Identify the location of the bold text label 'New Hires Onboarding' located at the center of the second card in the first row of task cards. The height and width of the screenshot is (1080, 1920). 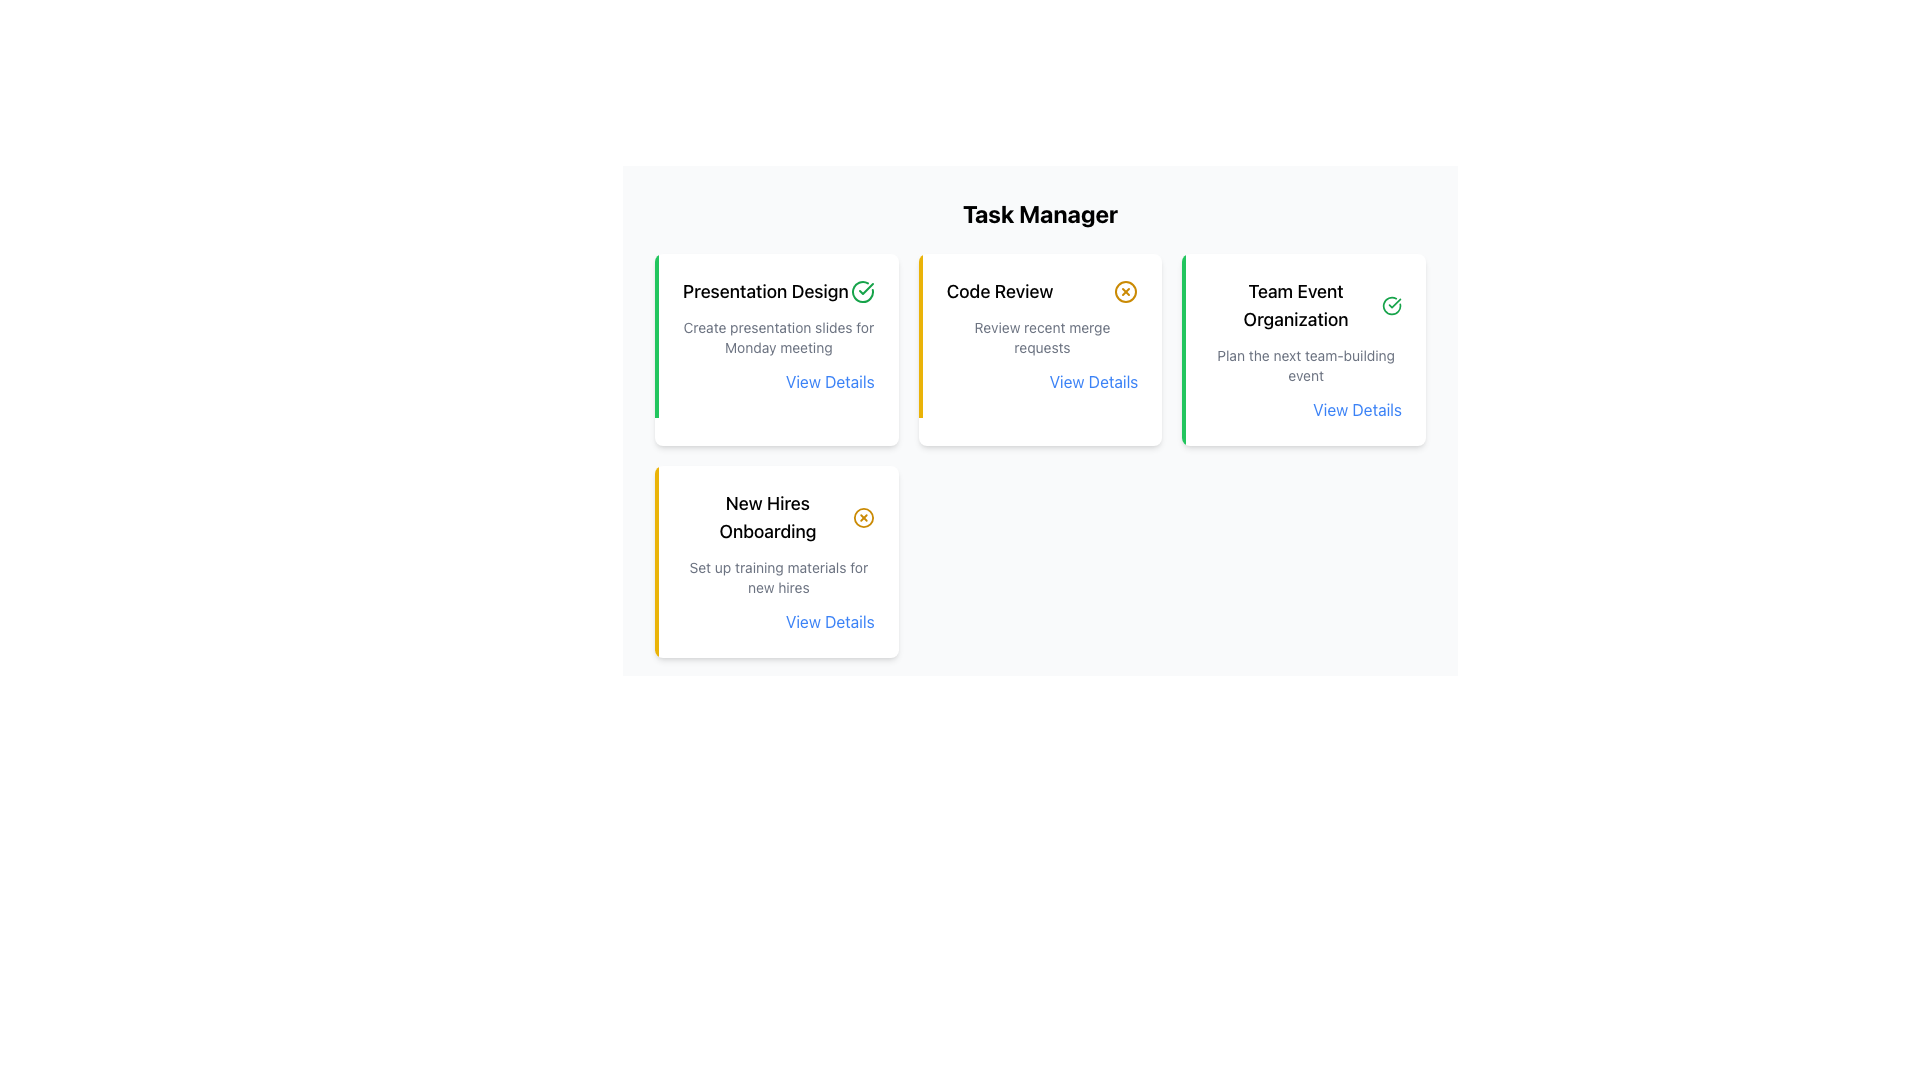
(766, 516).